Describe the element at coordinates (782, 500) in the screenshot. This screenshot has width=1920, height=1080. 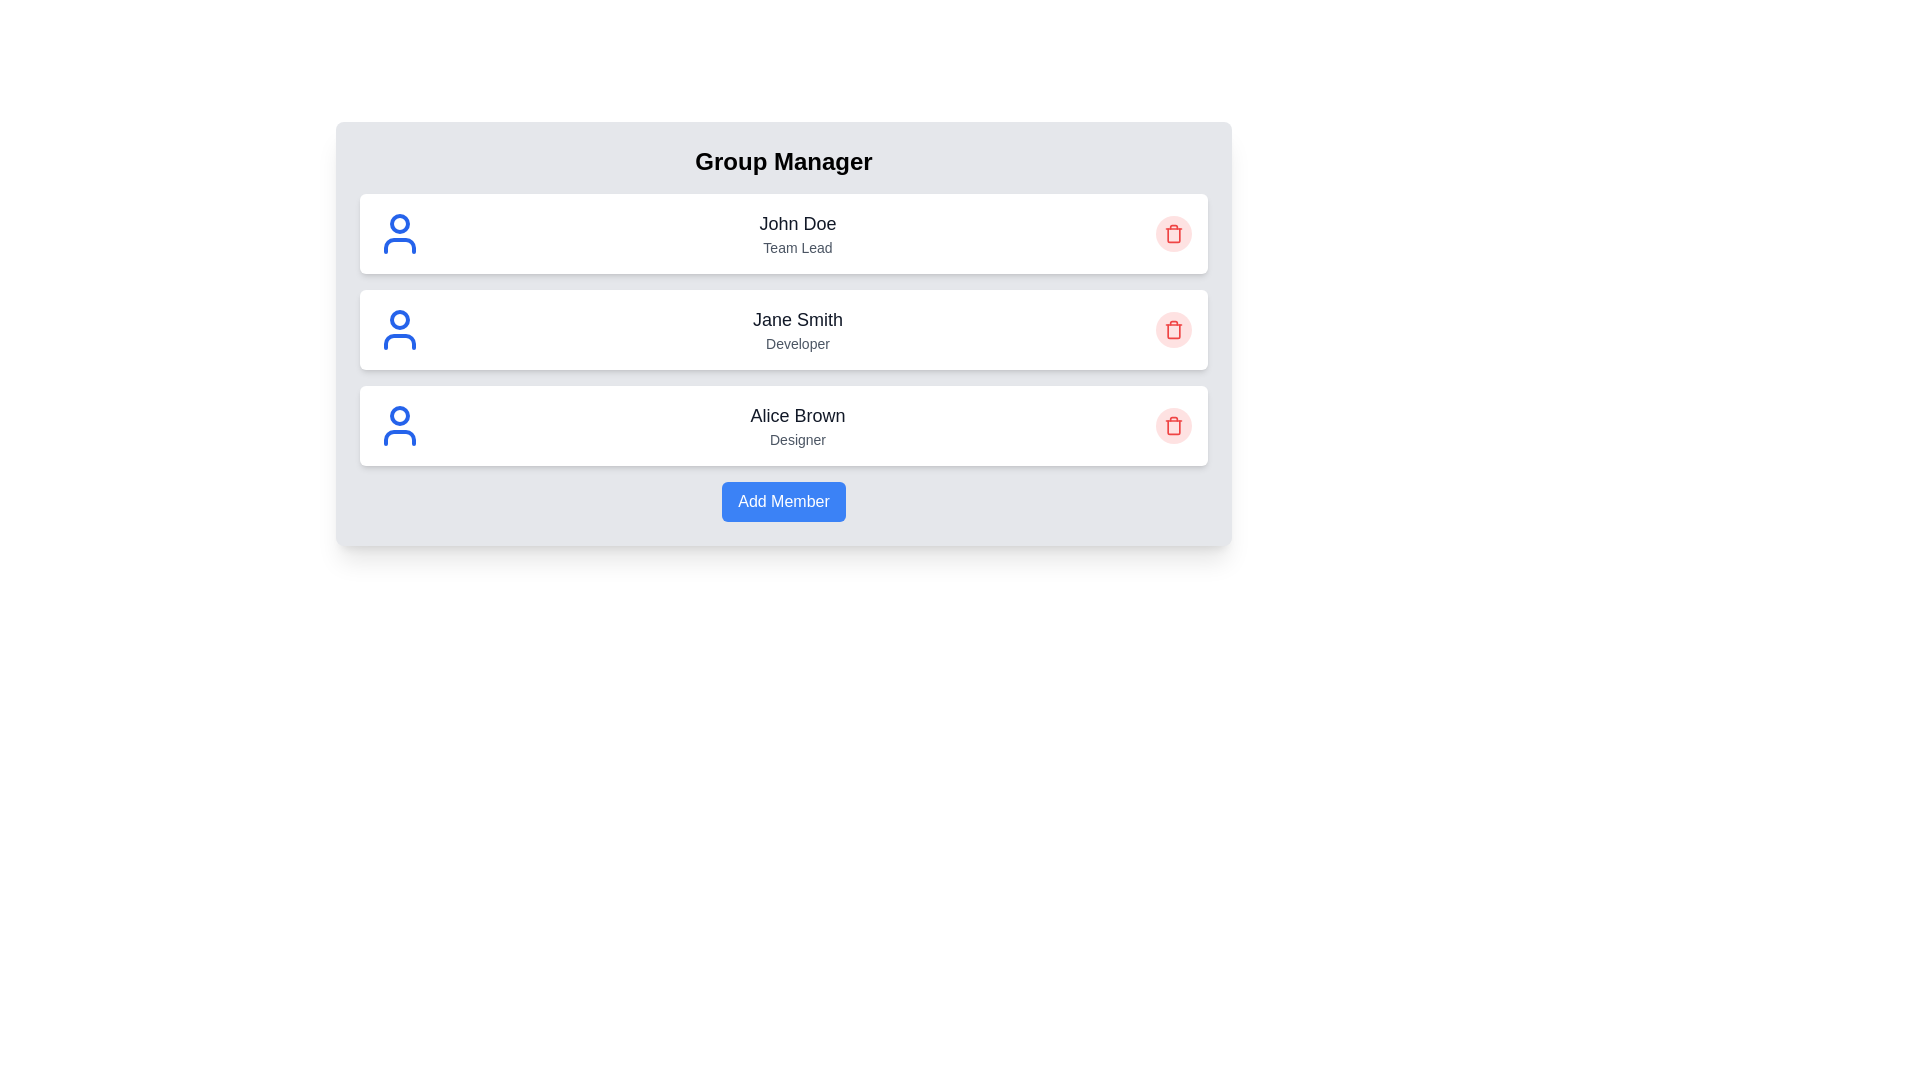
I see `the blue 'Add Member' button with rounded corners located below the last member entry, 'Alice Brown - Designer'` at that location.